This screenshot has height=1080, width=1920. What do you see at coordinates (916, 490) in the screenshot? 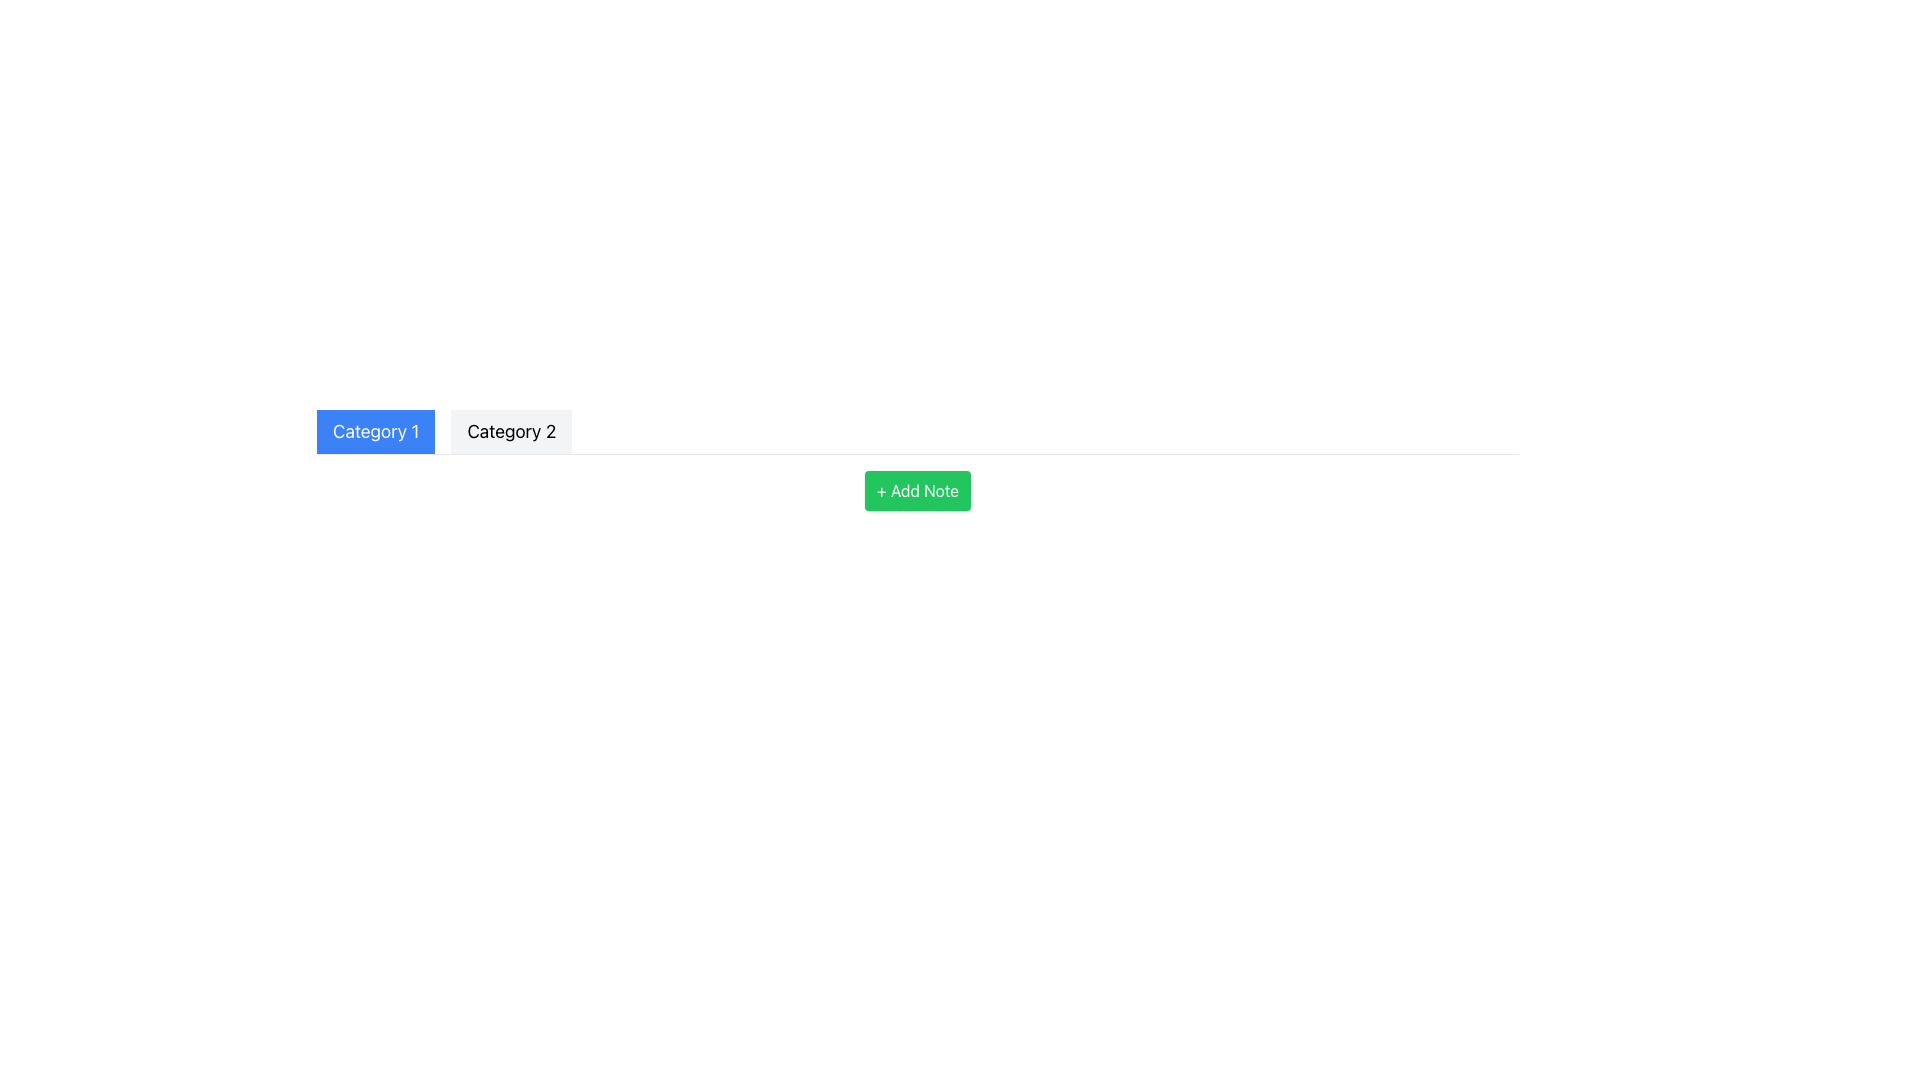
I see `the button that adds a new note to observe a style change` at bounding box center [916, 490].